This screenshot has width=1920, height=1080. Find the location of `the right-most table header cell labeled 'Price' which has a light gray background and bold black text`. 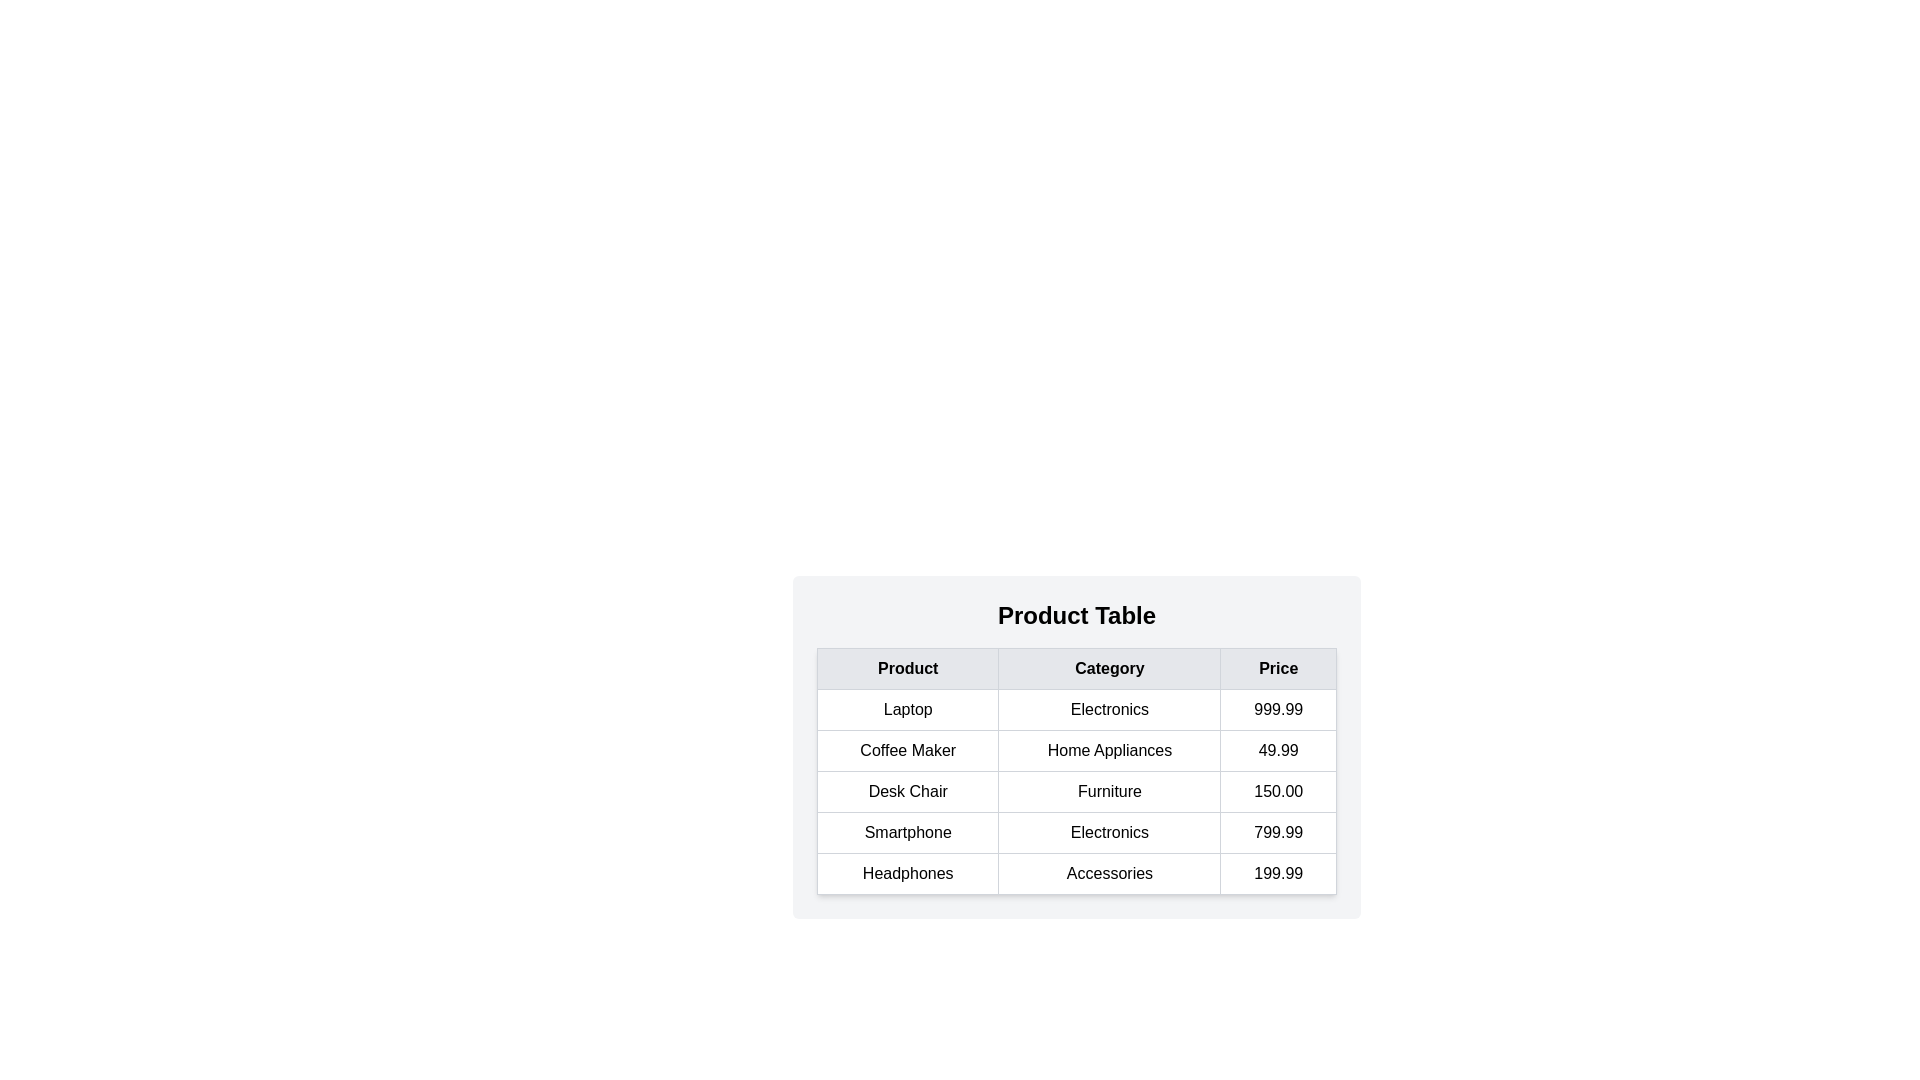

the right-most table header cell labeled 'Price' which has a light gray background and bold black text is located at coordinates (1277, 668).